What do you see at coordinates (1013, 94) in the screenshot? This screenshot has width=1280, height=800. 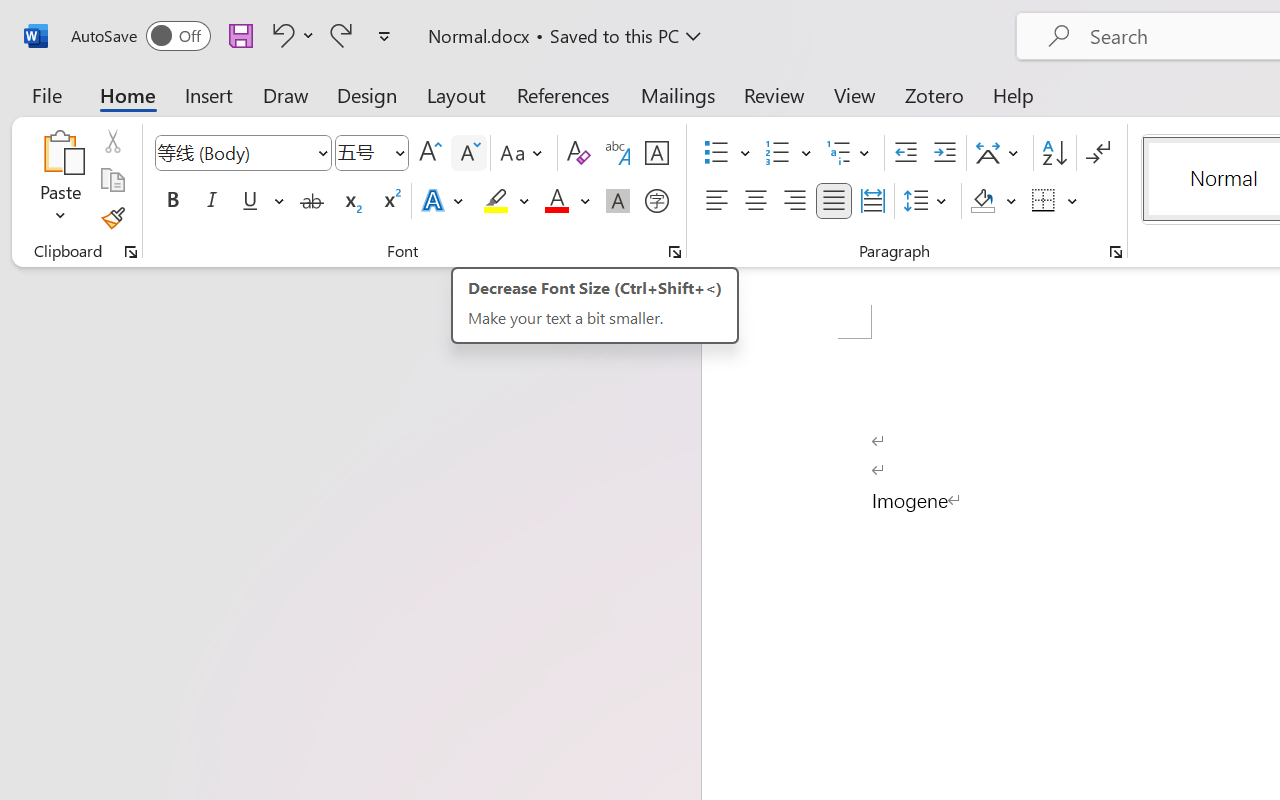 I see `'Help'` at bounding box center [1013, 94].